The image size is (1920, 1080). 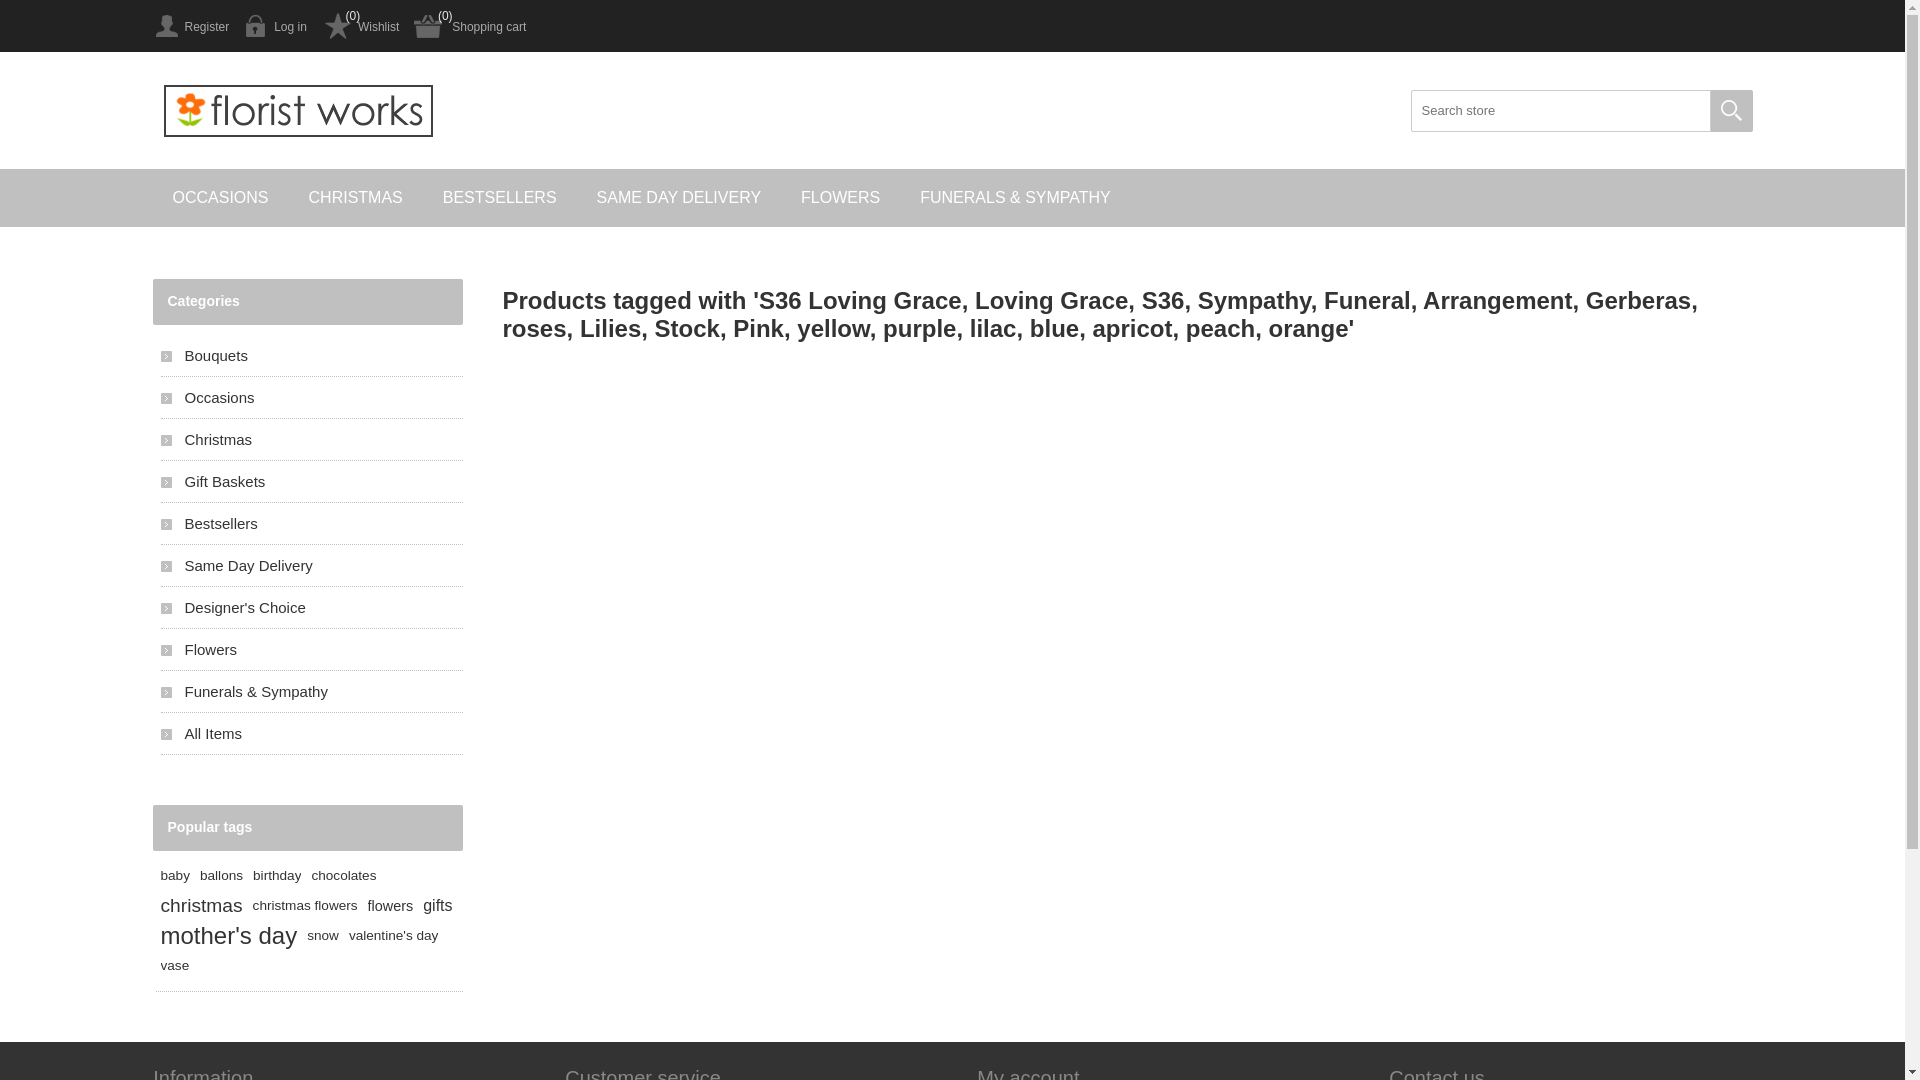 I want to click on 'christmas', so click(x=201, y=906).